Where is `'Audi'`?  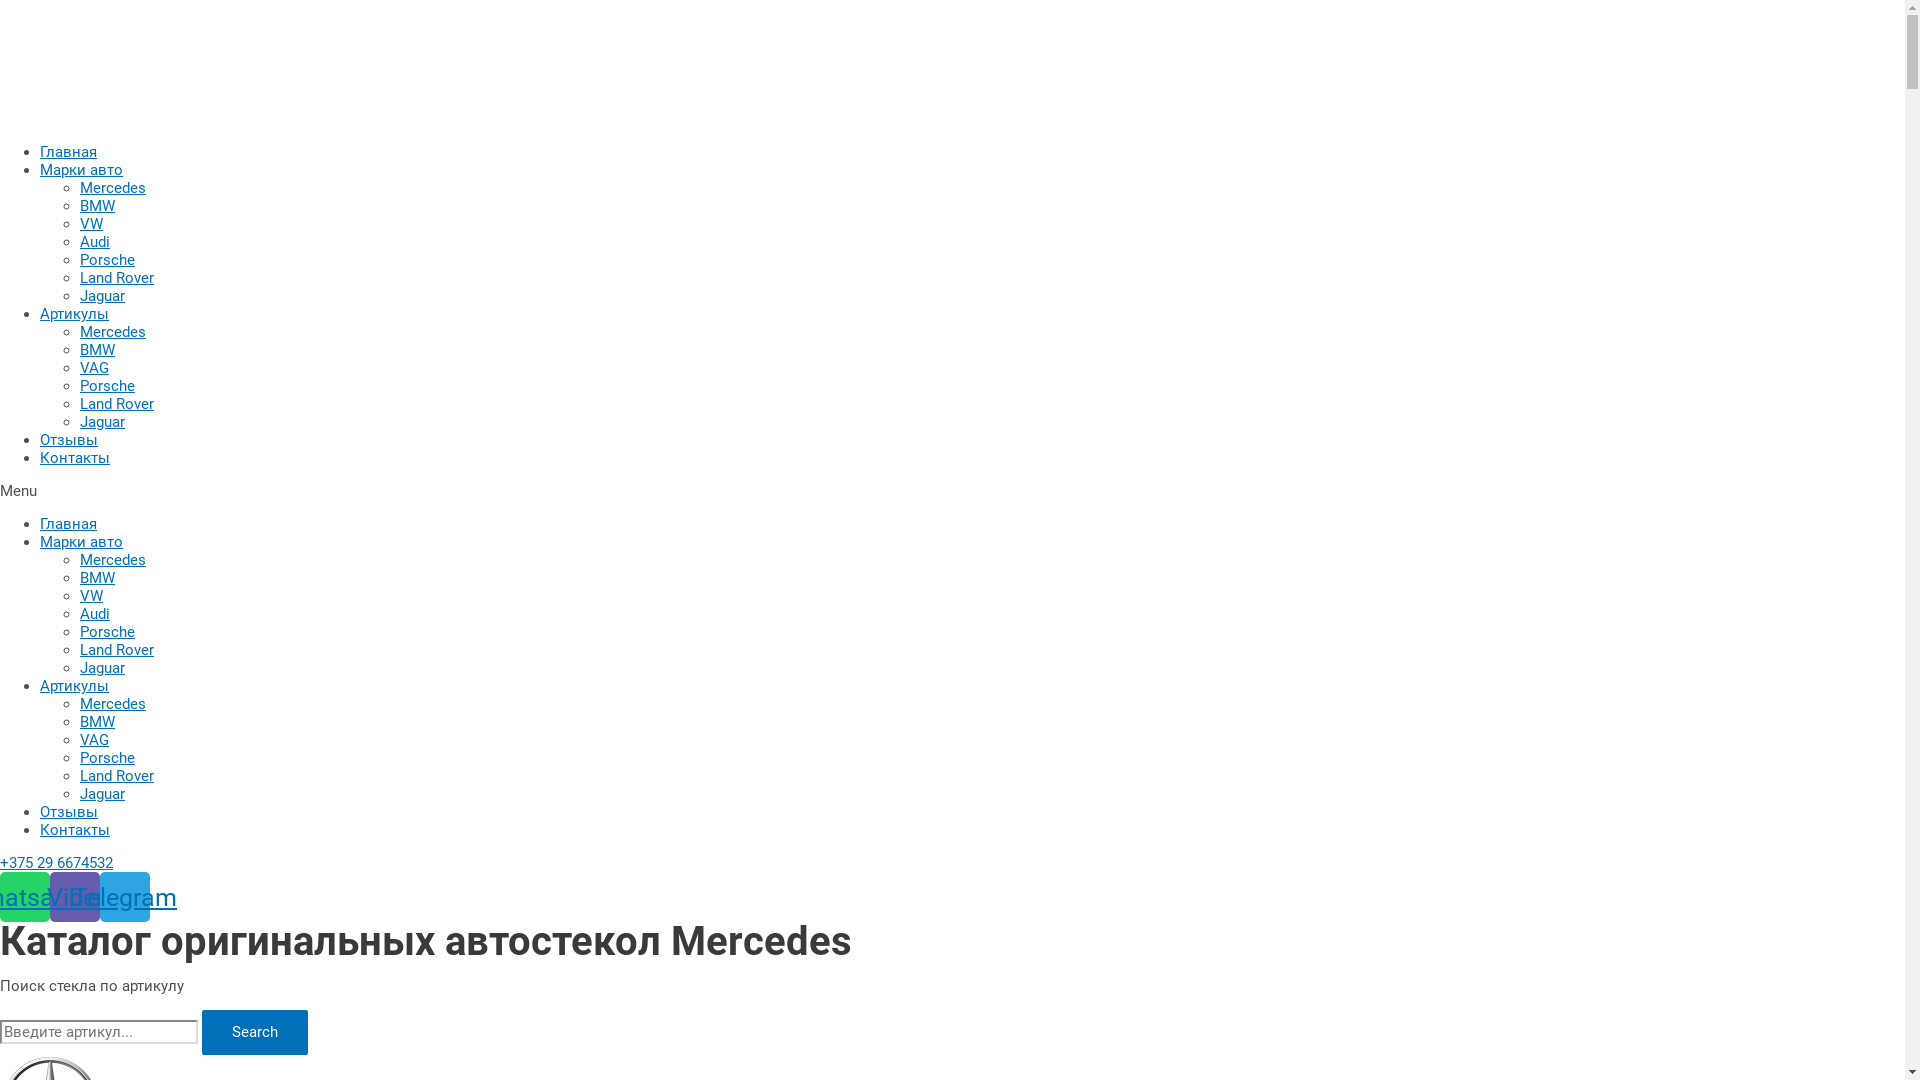 'Audi' is located at coordinates (94, 612).